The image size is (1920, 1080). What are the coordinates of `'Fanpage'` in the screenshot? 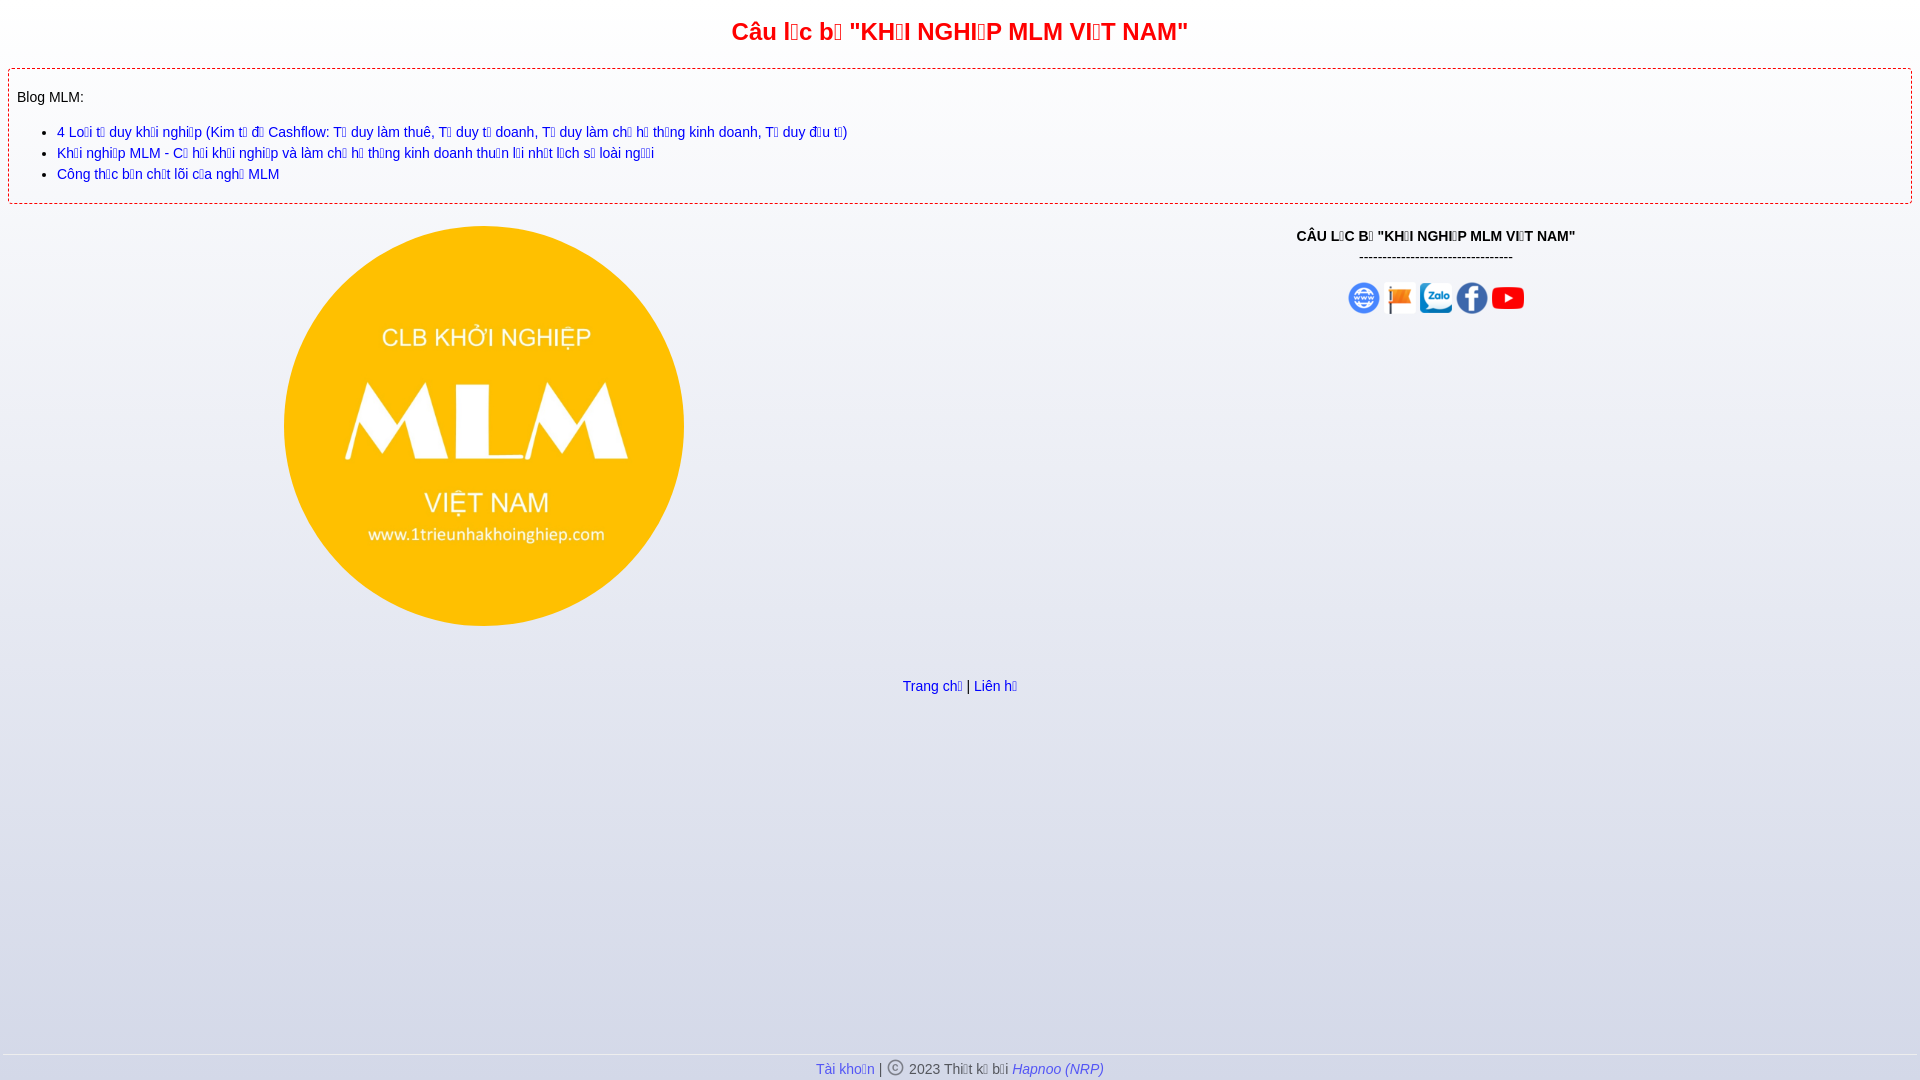 It's located at (1399, 297).